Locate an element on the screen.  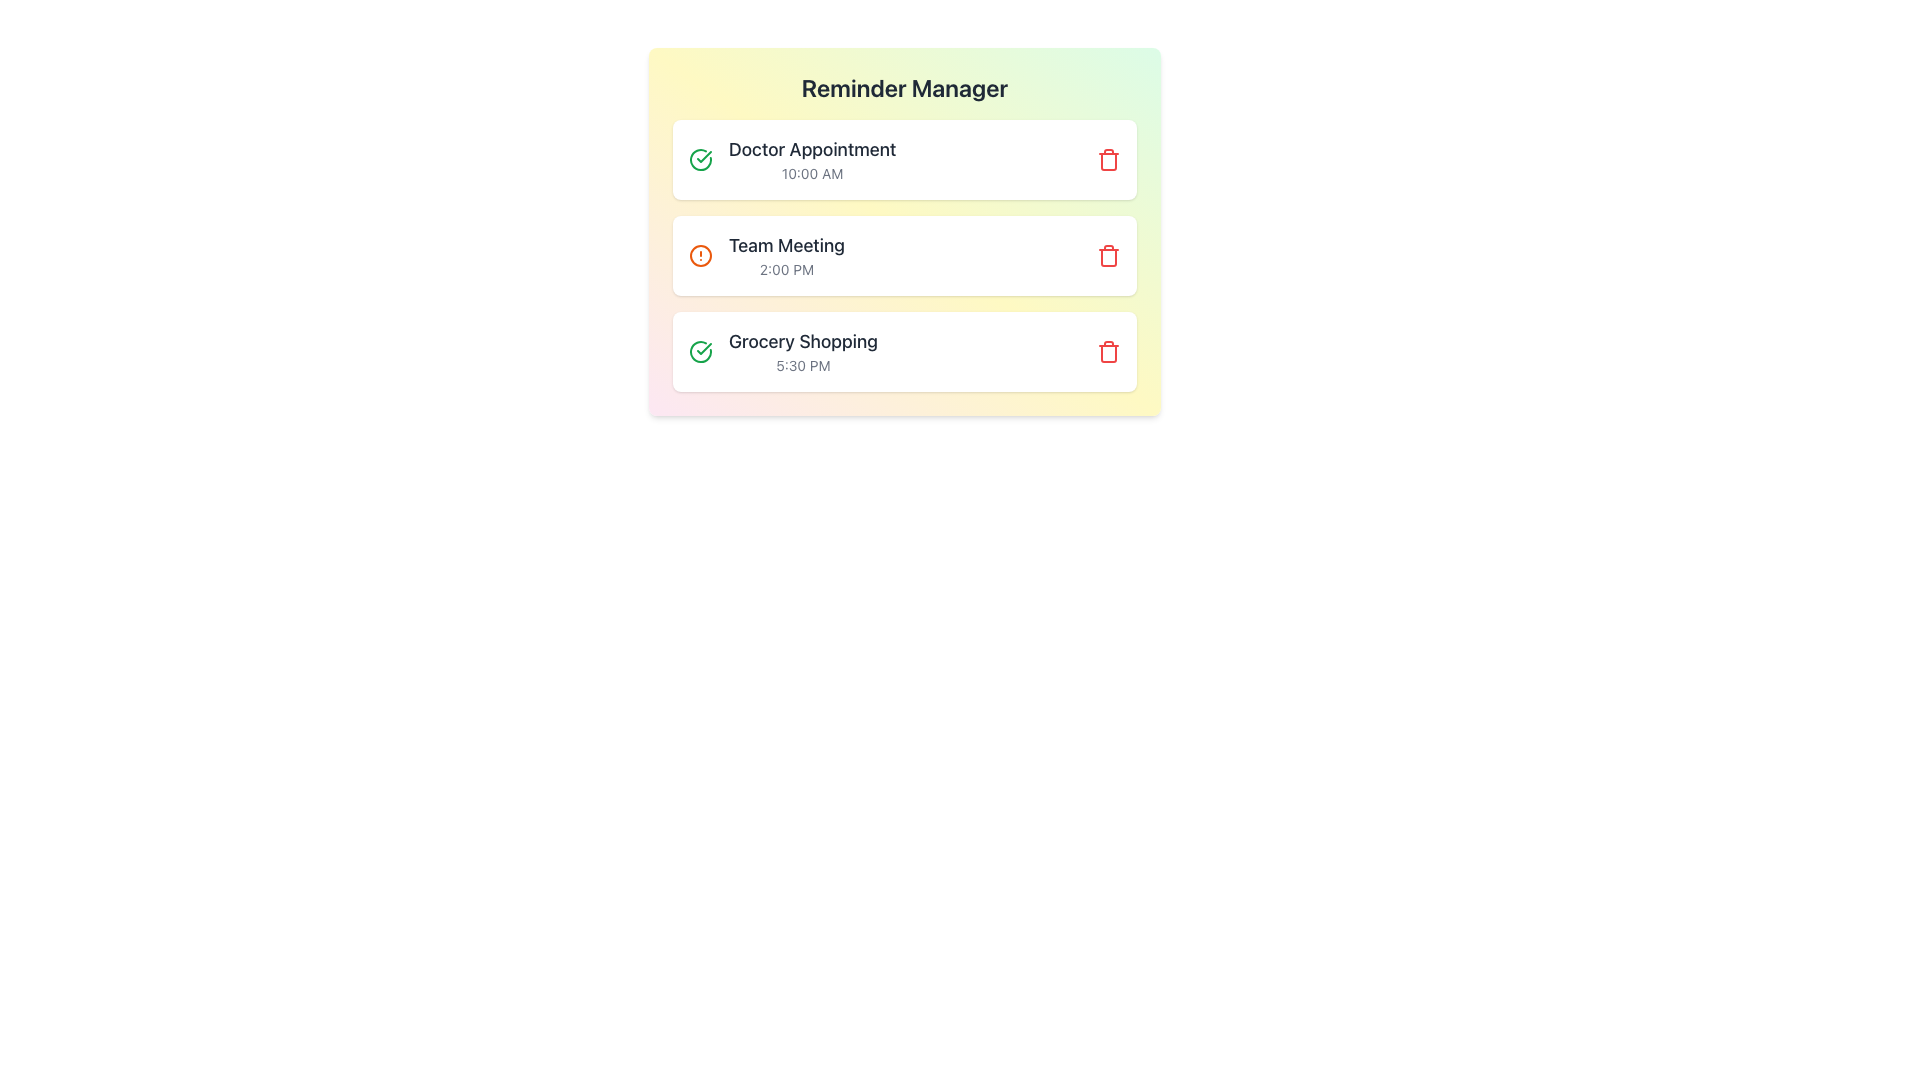
the orange alert icon button preceding the 'Team Meeting 2:00 PM' text is located at coordinates (700, 254).